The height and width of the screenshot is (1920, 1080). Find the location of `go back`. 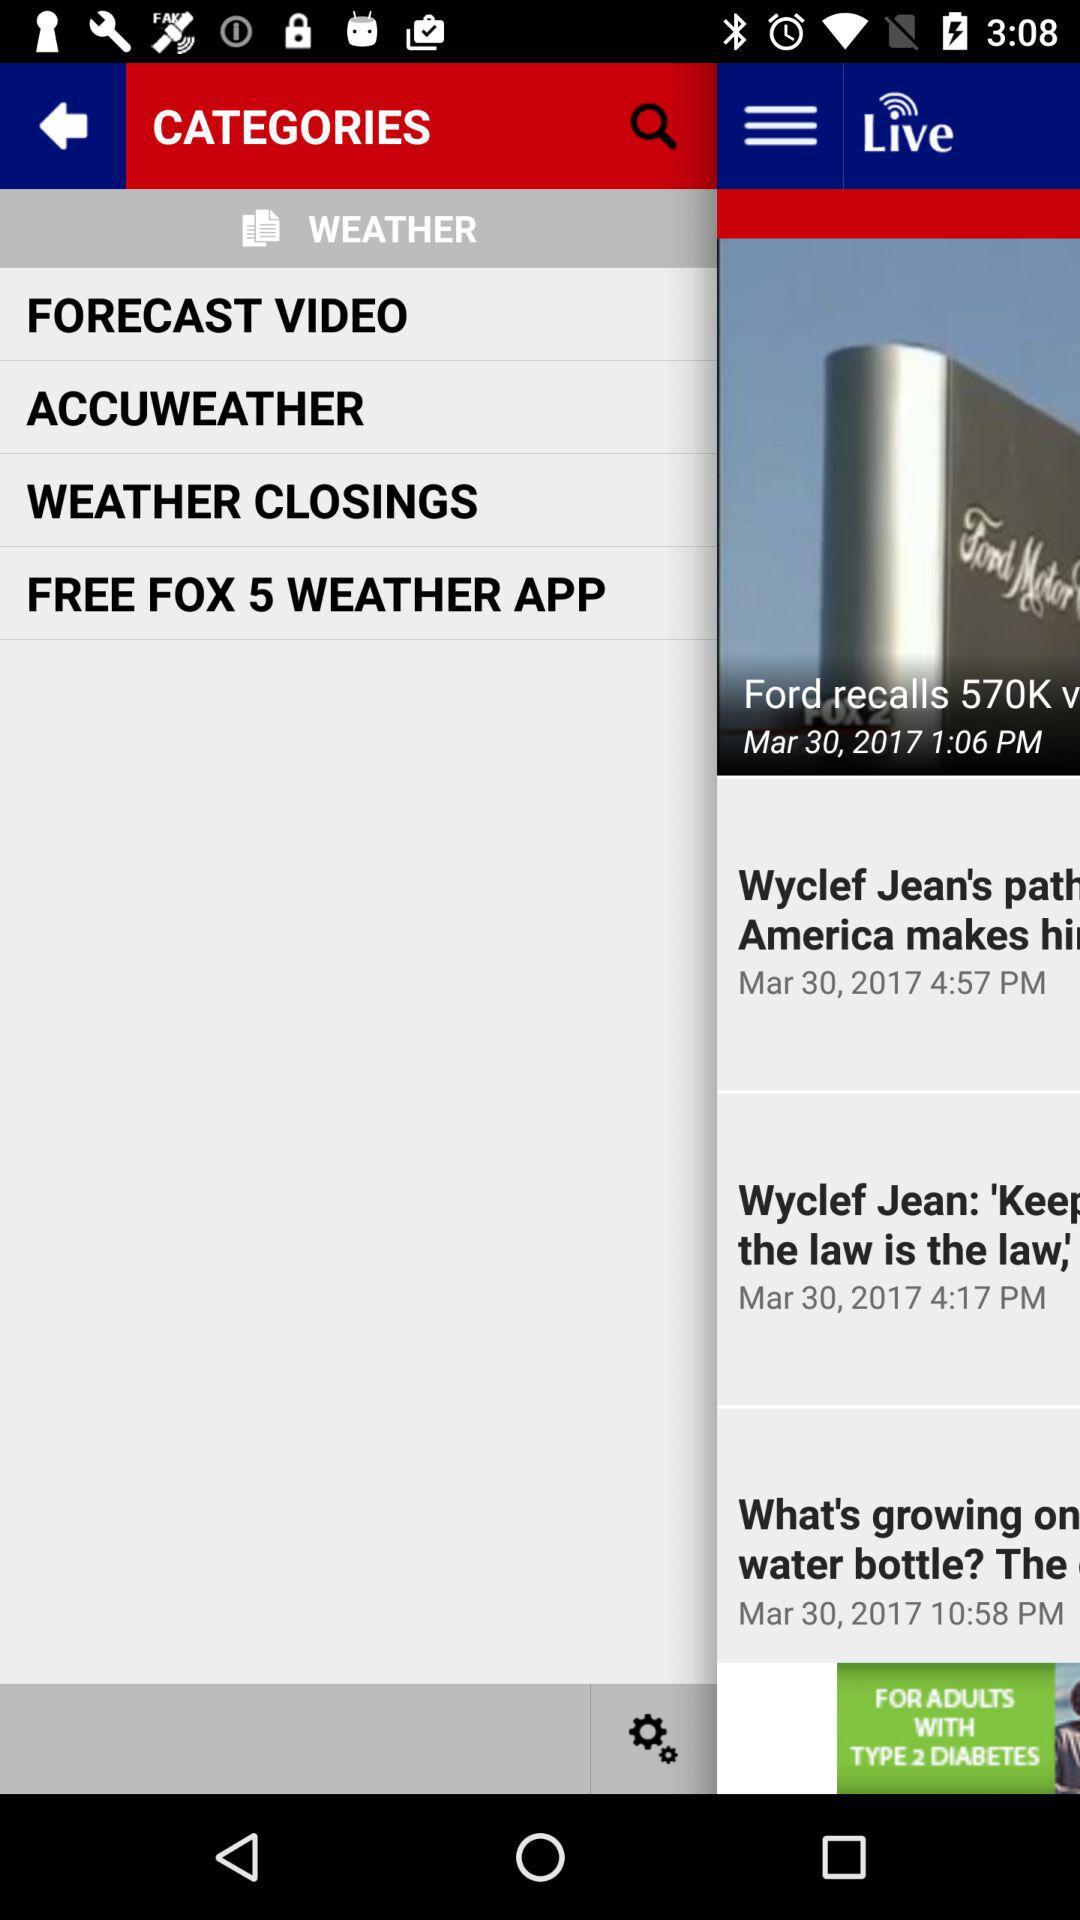

go back is located at coordinates (61, 124).